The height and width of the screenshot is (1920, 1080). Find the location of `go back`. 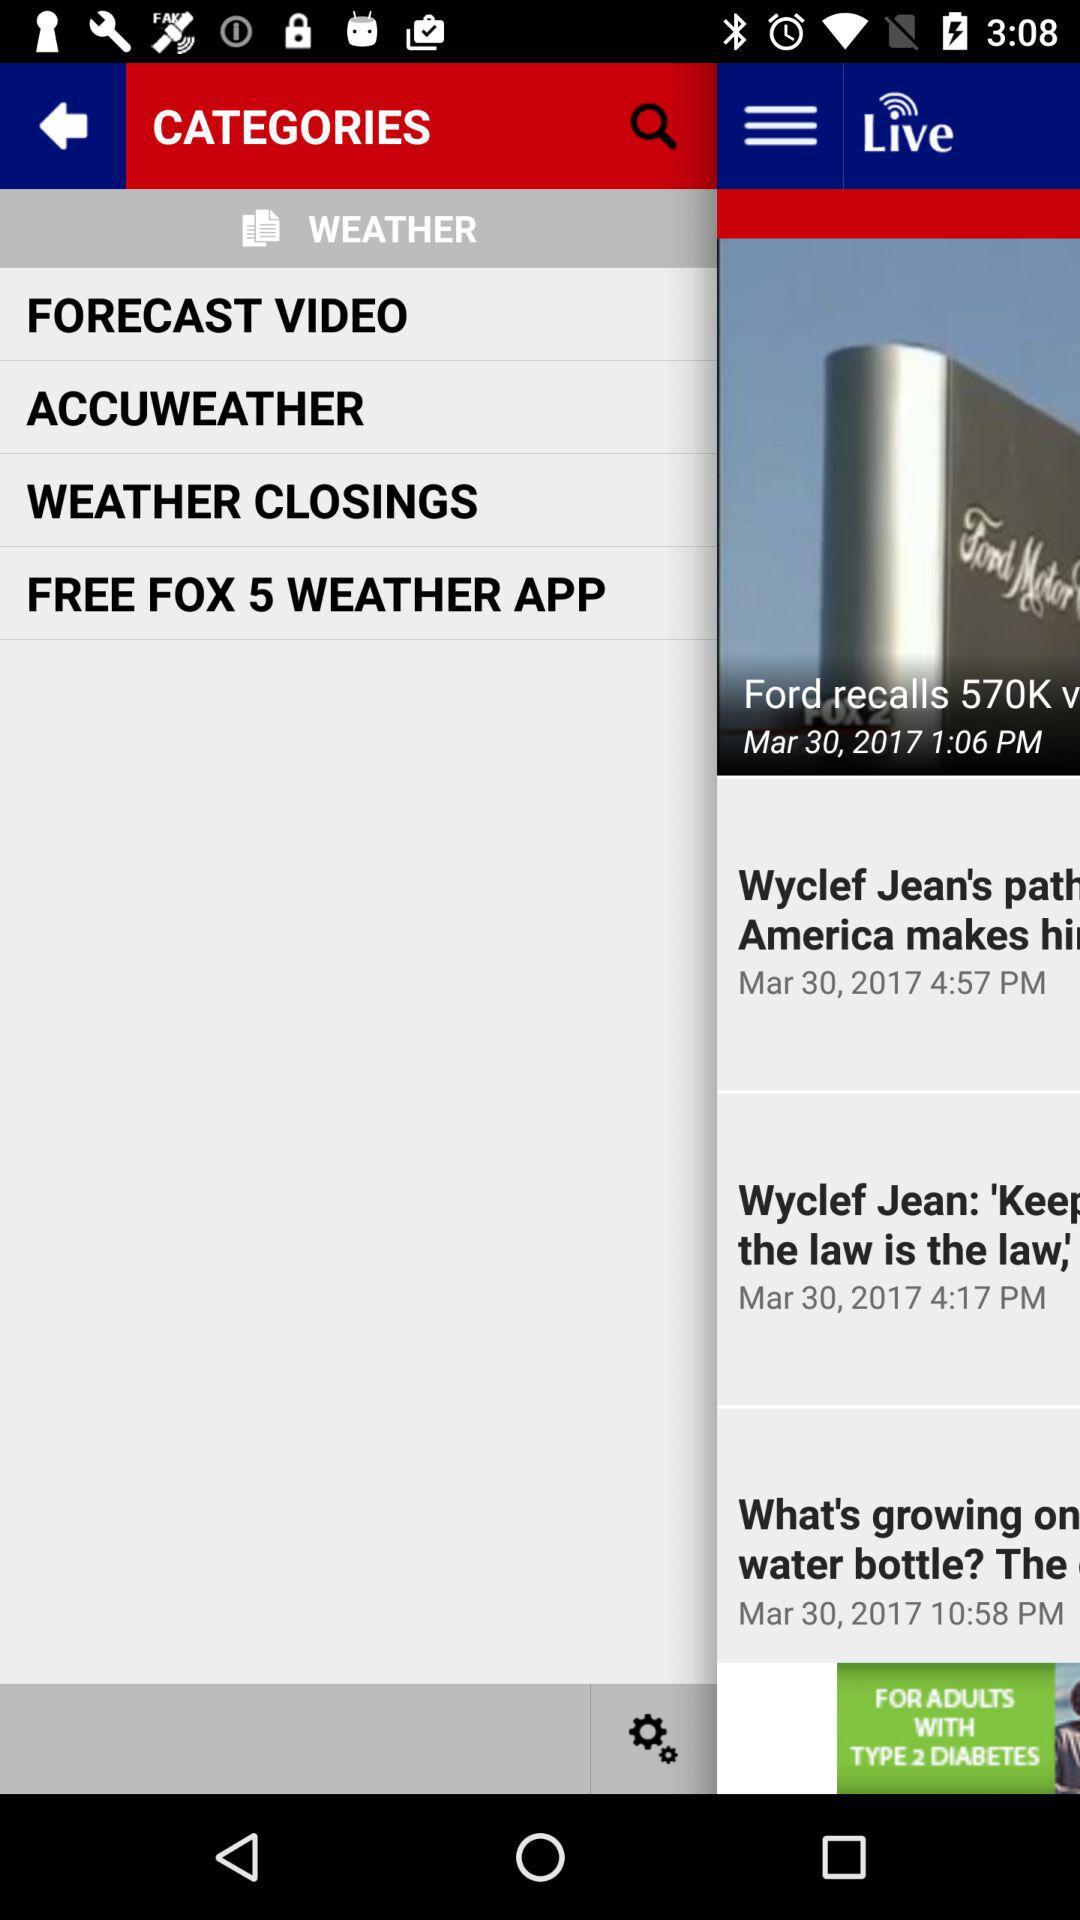

go back is located at coordinates (61, 124).